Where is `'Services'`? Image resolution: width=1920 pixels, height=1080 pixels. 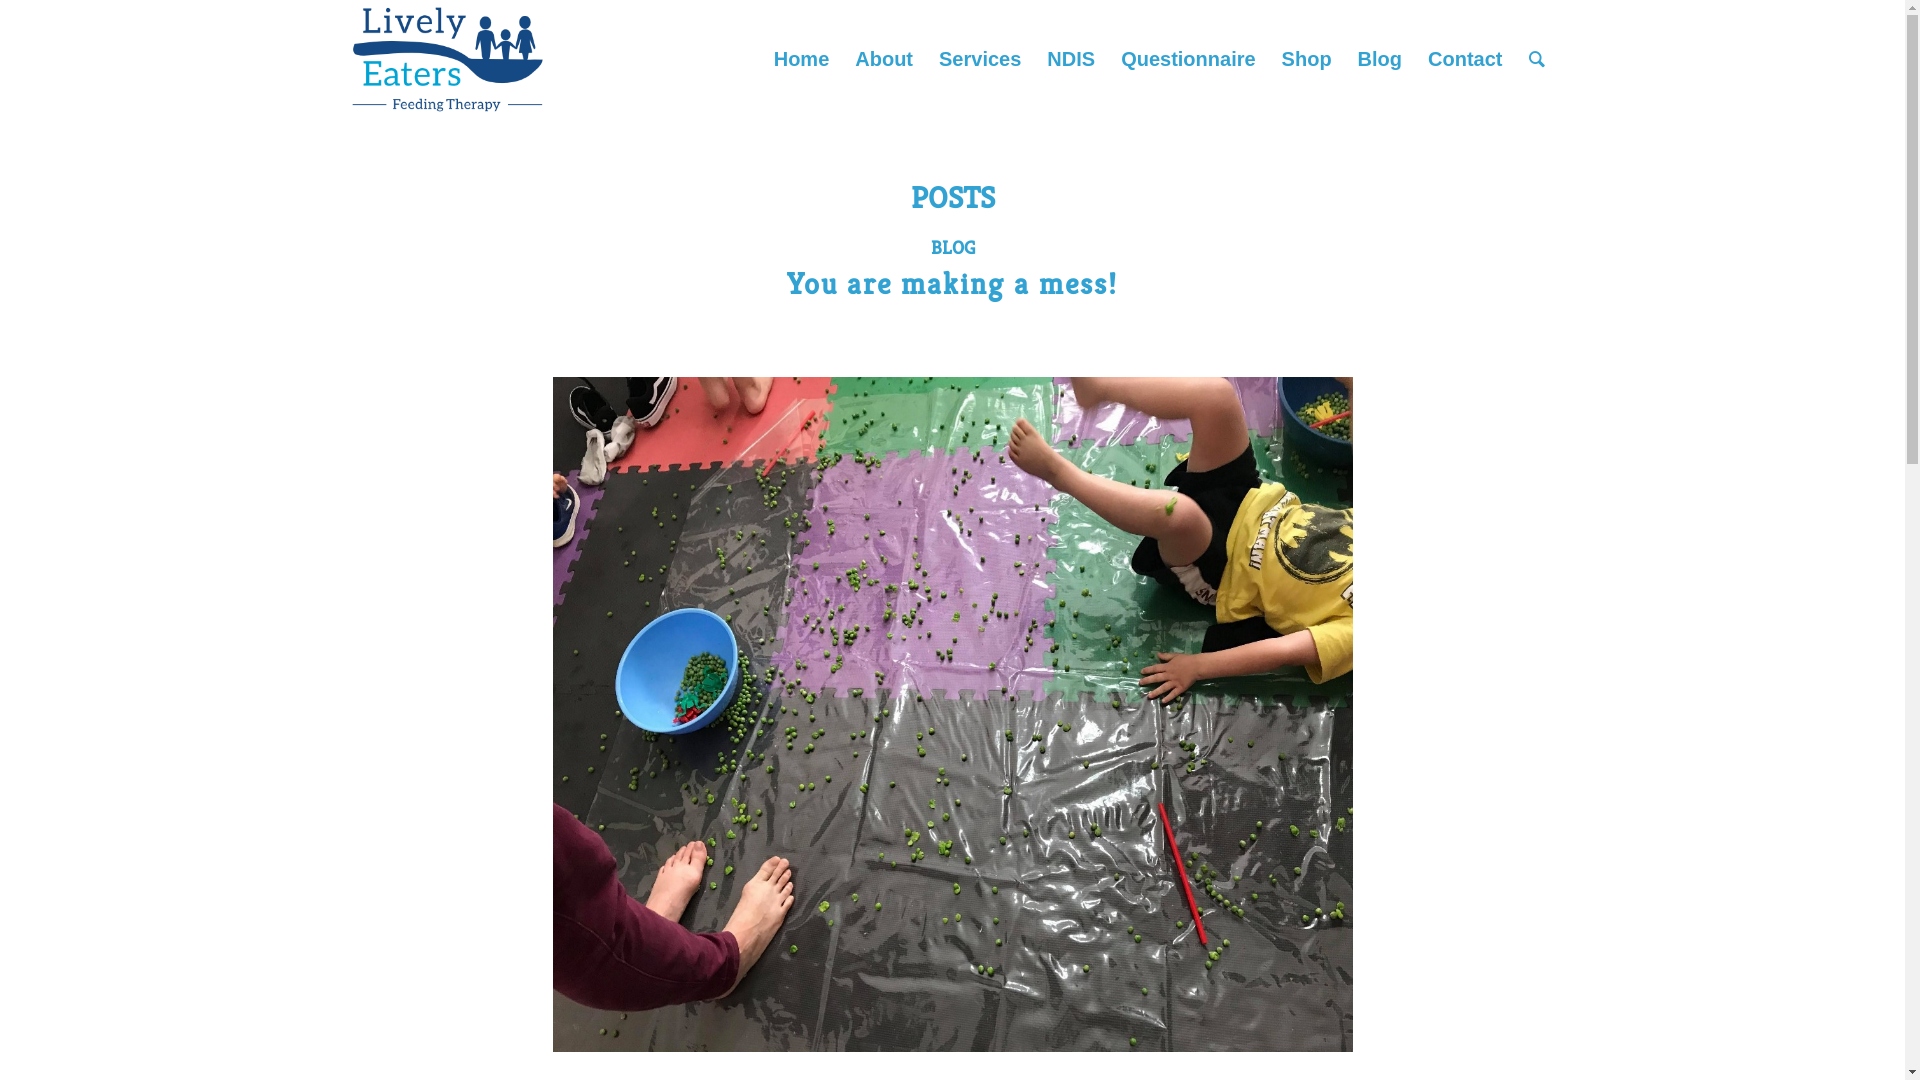 'Services' is located at coordinates (979, 57).